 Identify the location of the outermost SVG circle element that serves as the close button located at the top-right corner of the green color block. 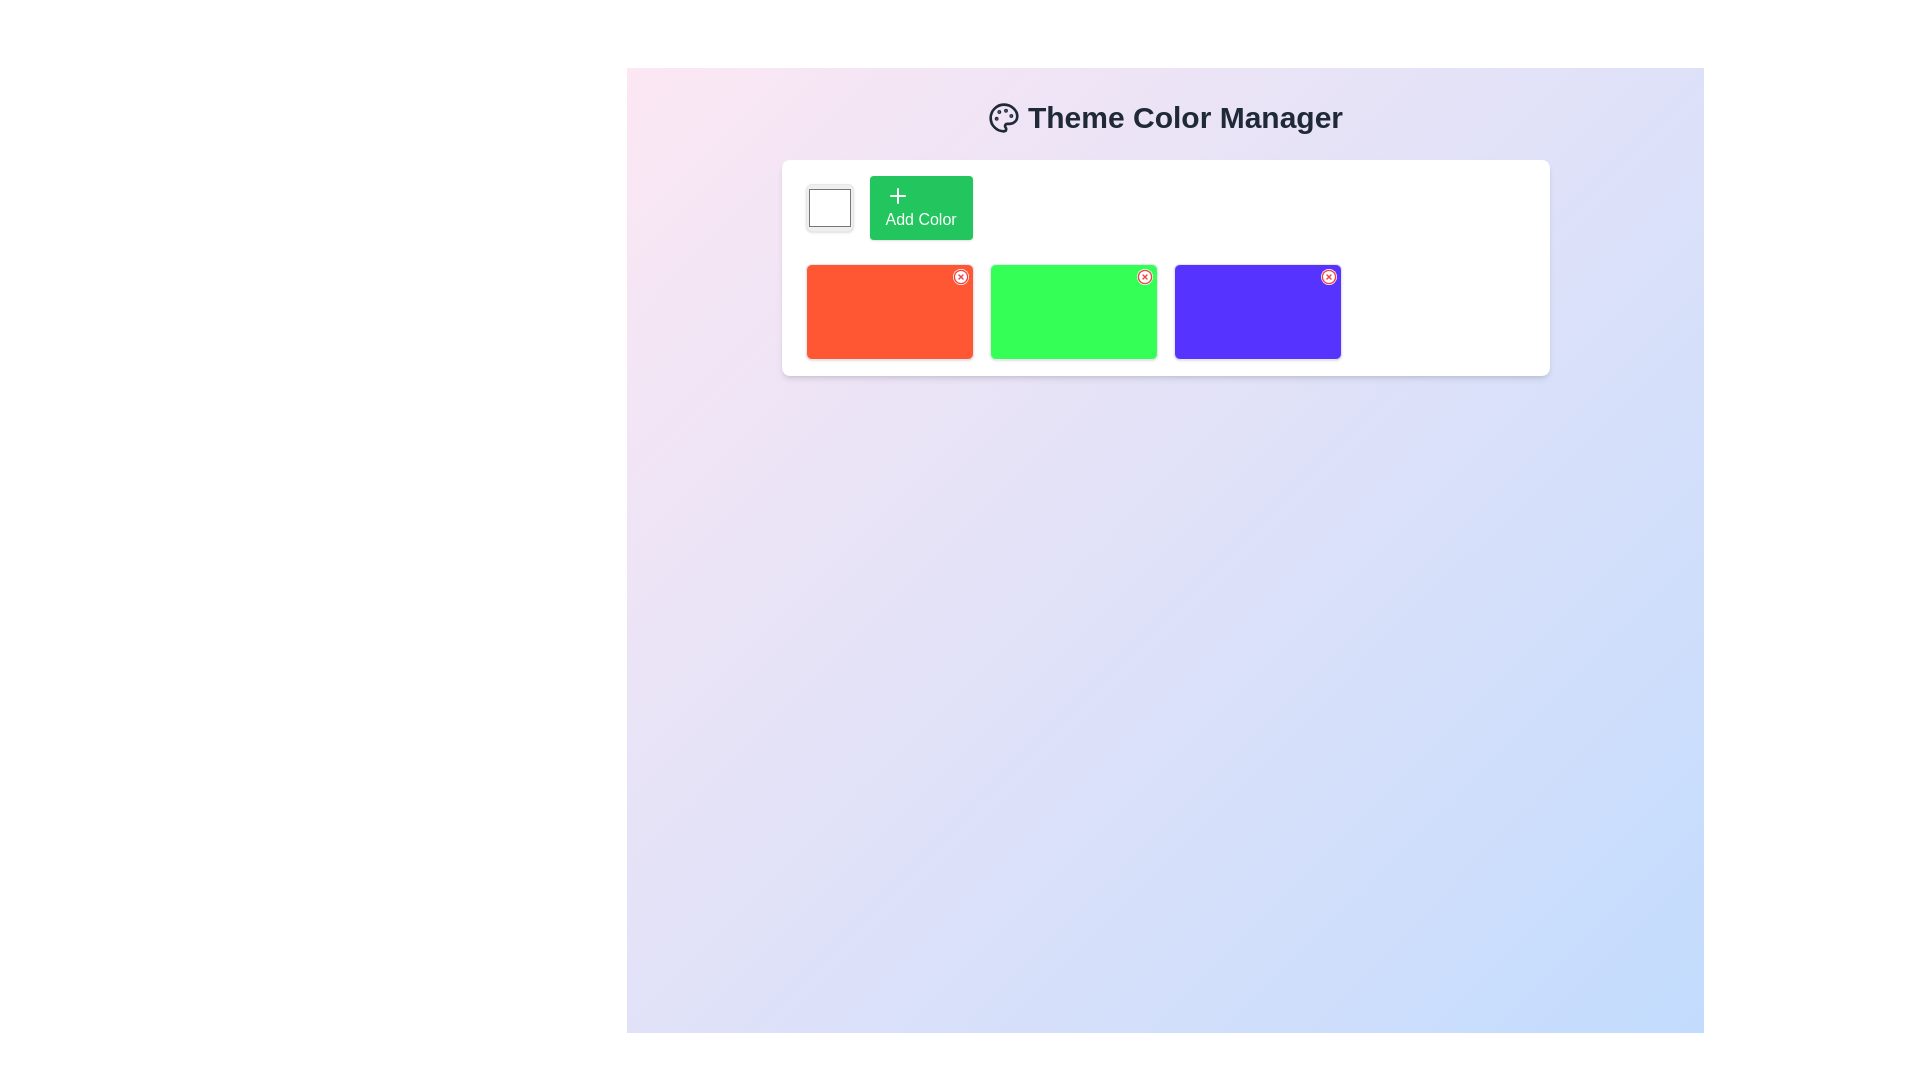
(1144, 277).